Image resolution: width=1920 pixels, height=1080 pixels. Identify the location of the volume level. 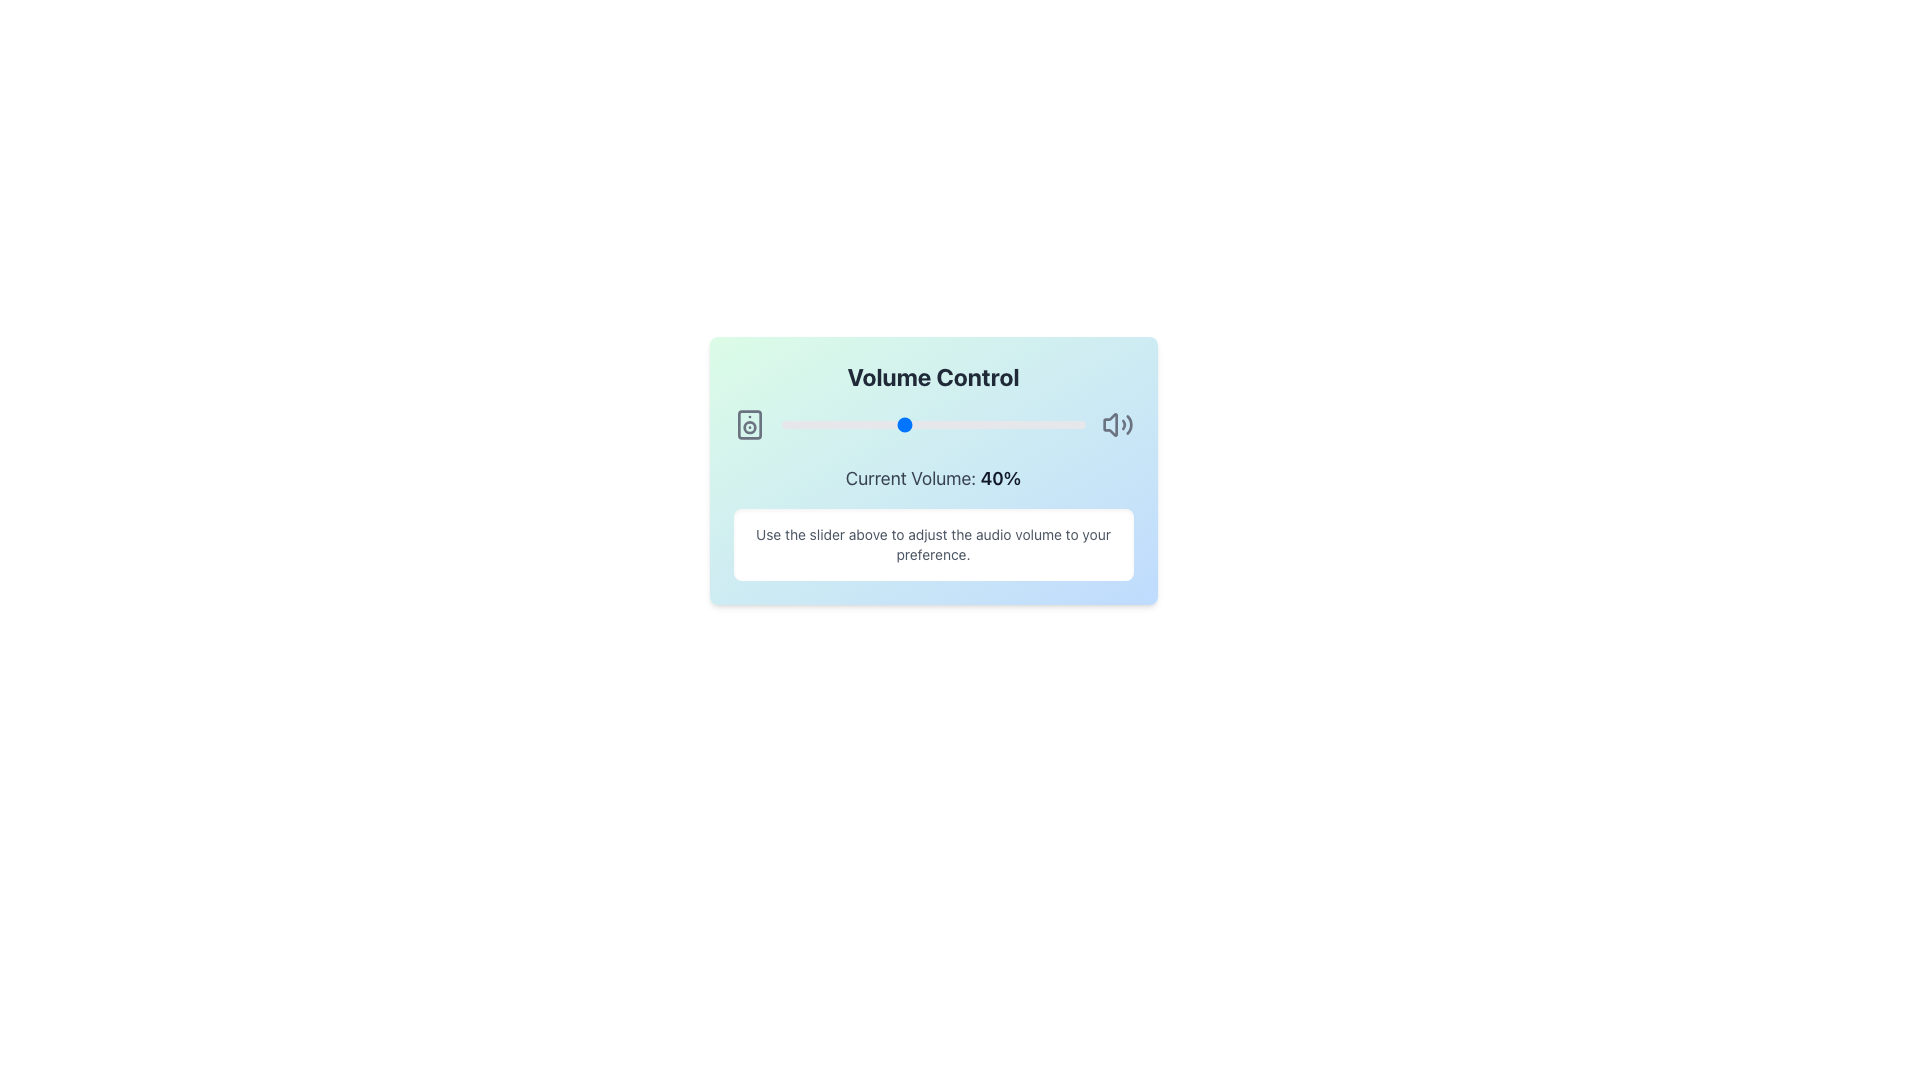
(1003, 423).